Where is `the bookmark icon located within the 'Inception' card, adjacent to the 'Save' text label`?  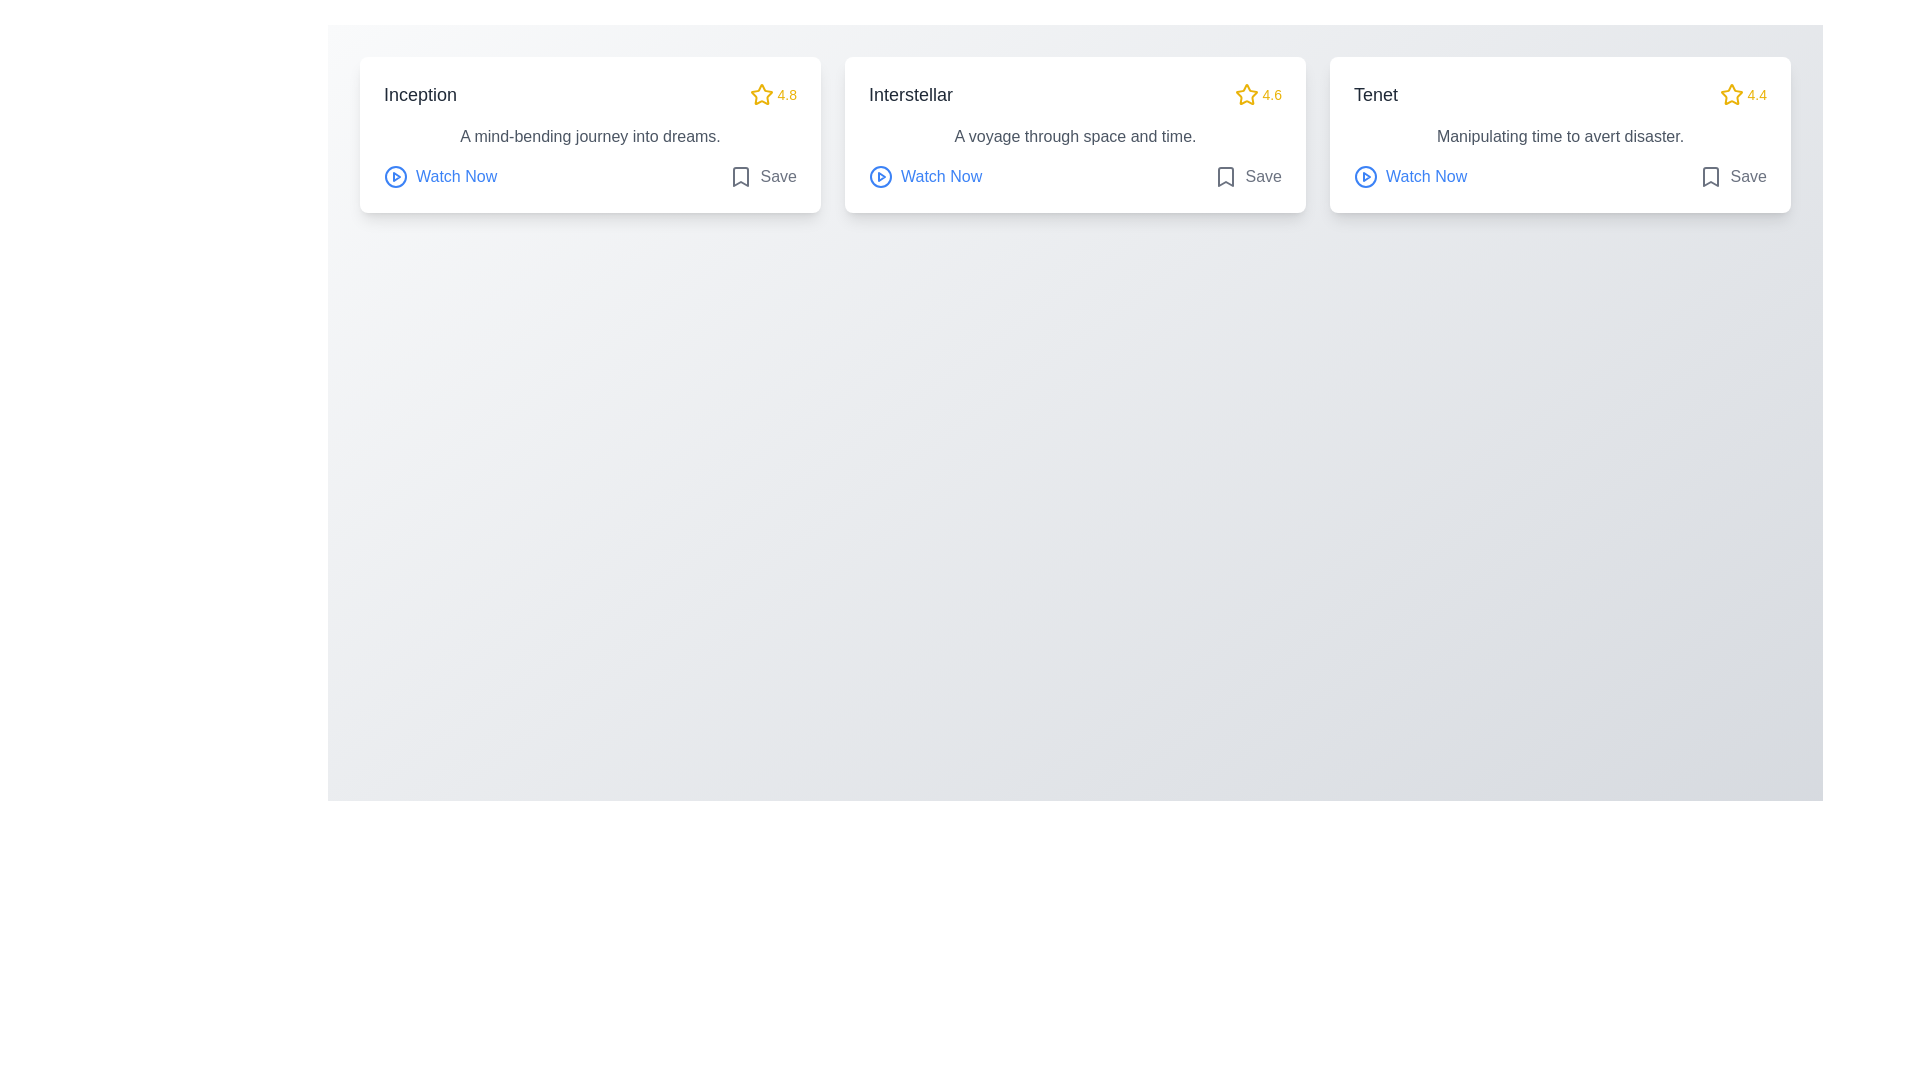
the bookmark icon located within the 'Inception' card, adjacent to the 'Save' text label is located at coordinates (739, 176).